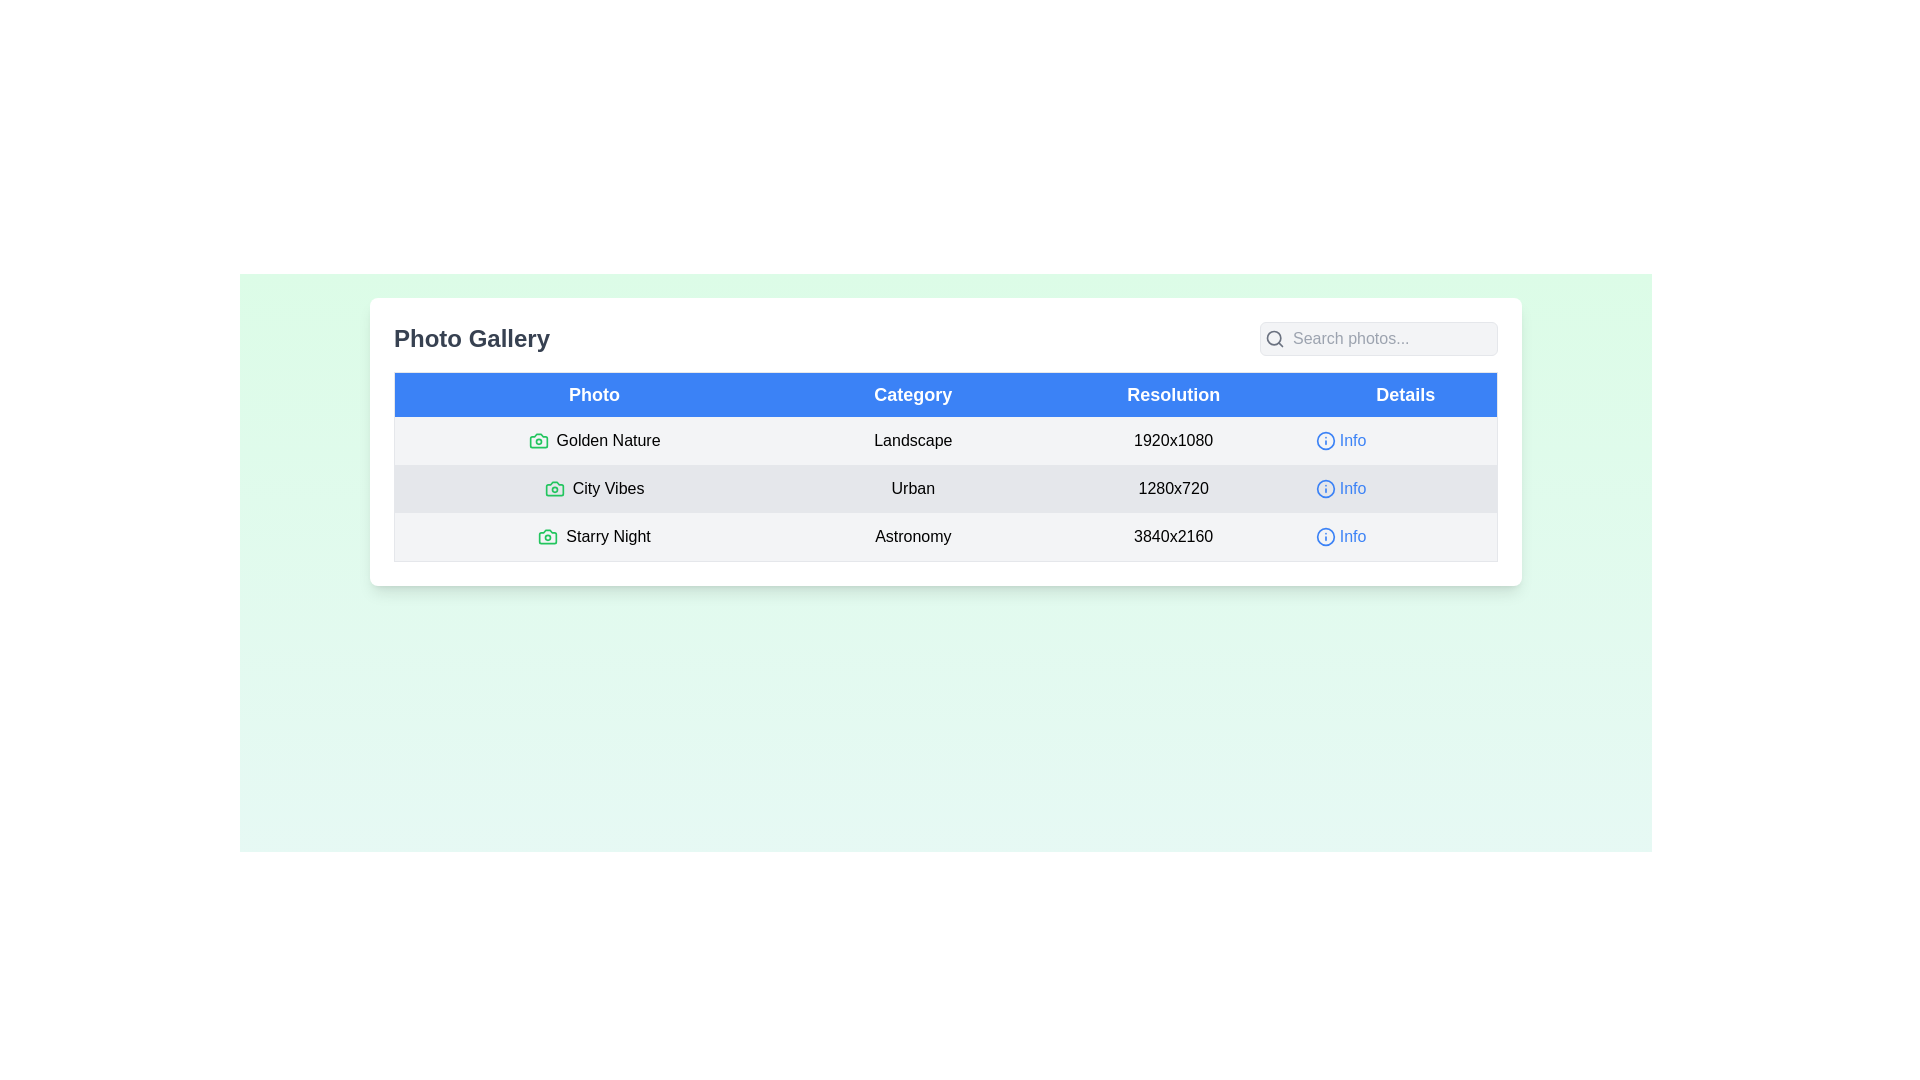 The height and width of the screenshot is (1080, 1920). Describe the element at coordinates (1341, 439) in the screenshot. I see `the first 'Info' button in the 'Details' column of the first row of the data table, which provides detailed information related to the corresponding row when clicked` at that location.